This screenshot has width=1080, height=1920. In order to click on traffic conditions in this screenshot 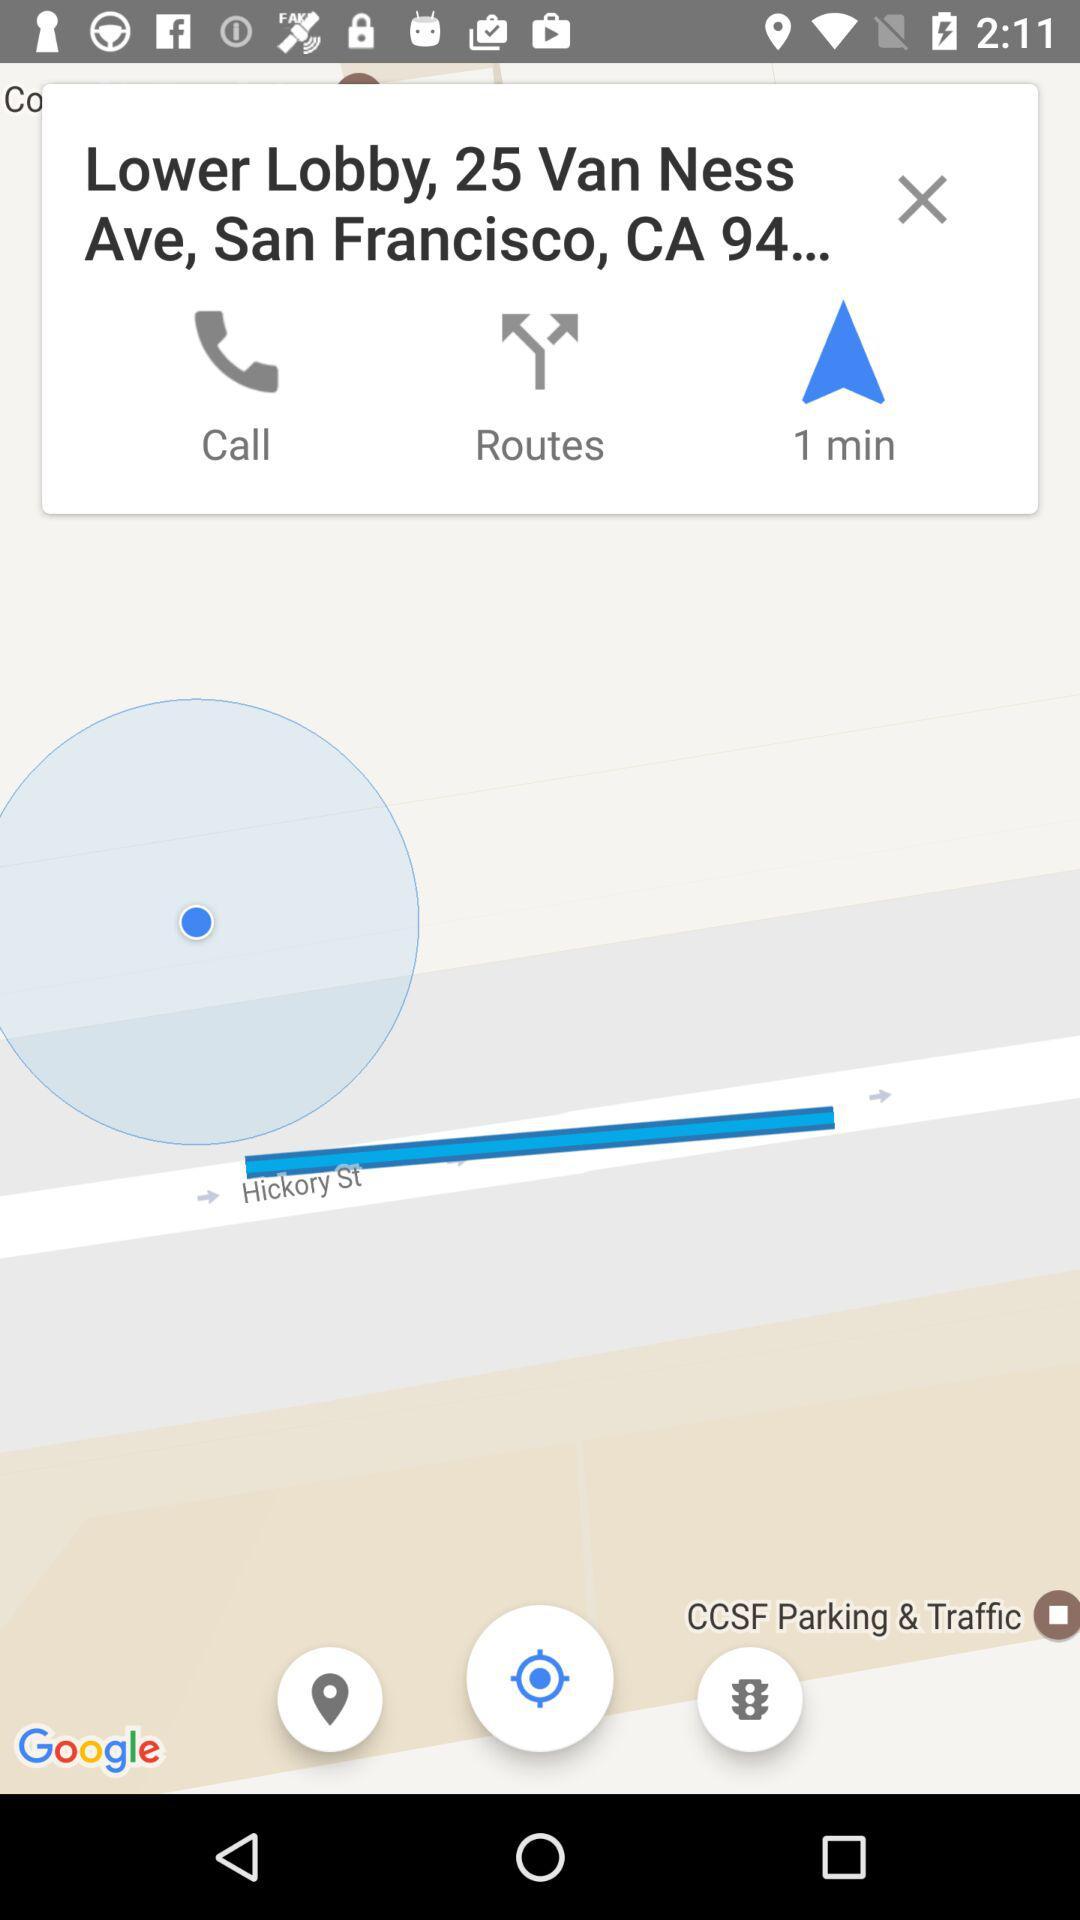, I will do `click(749, 1698)`.